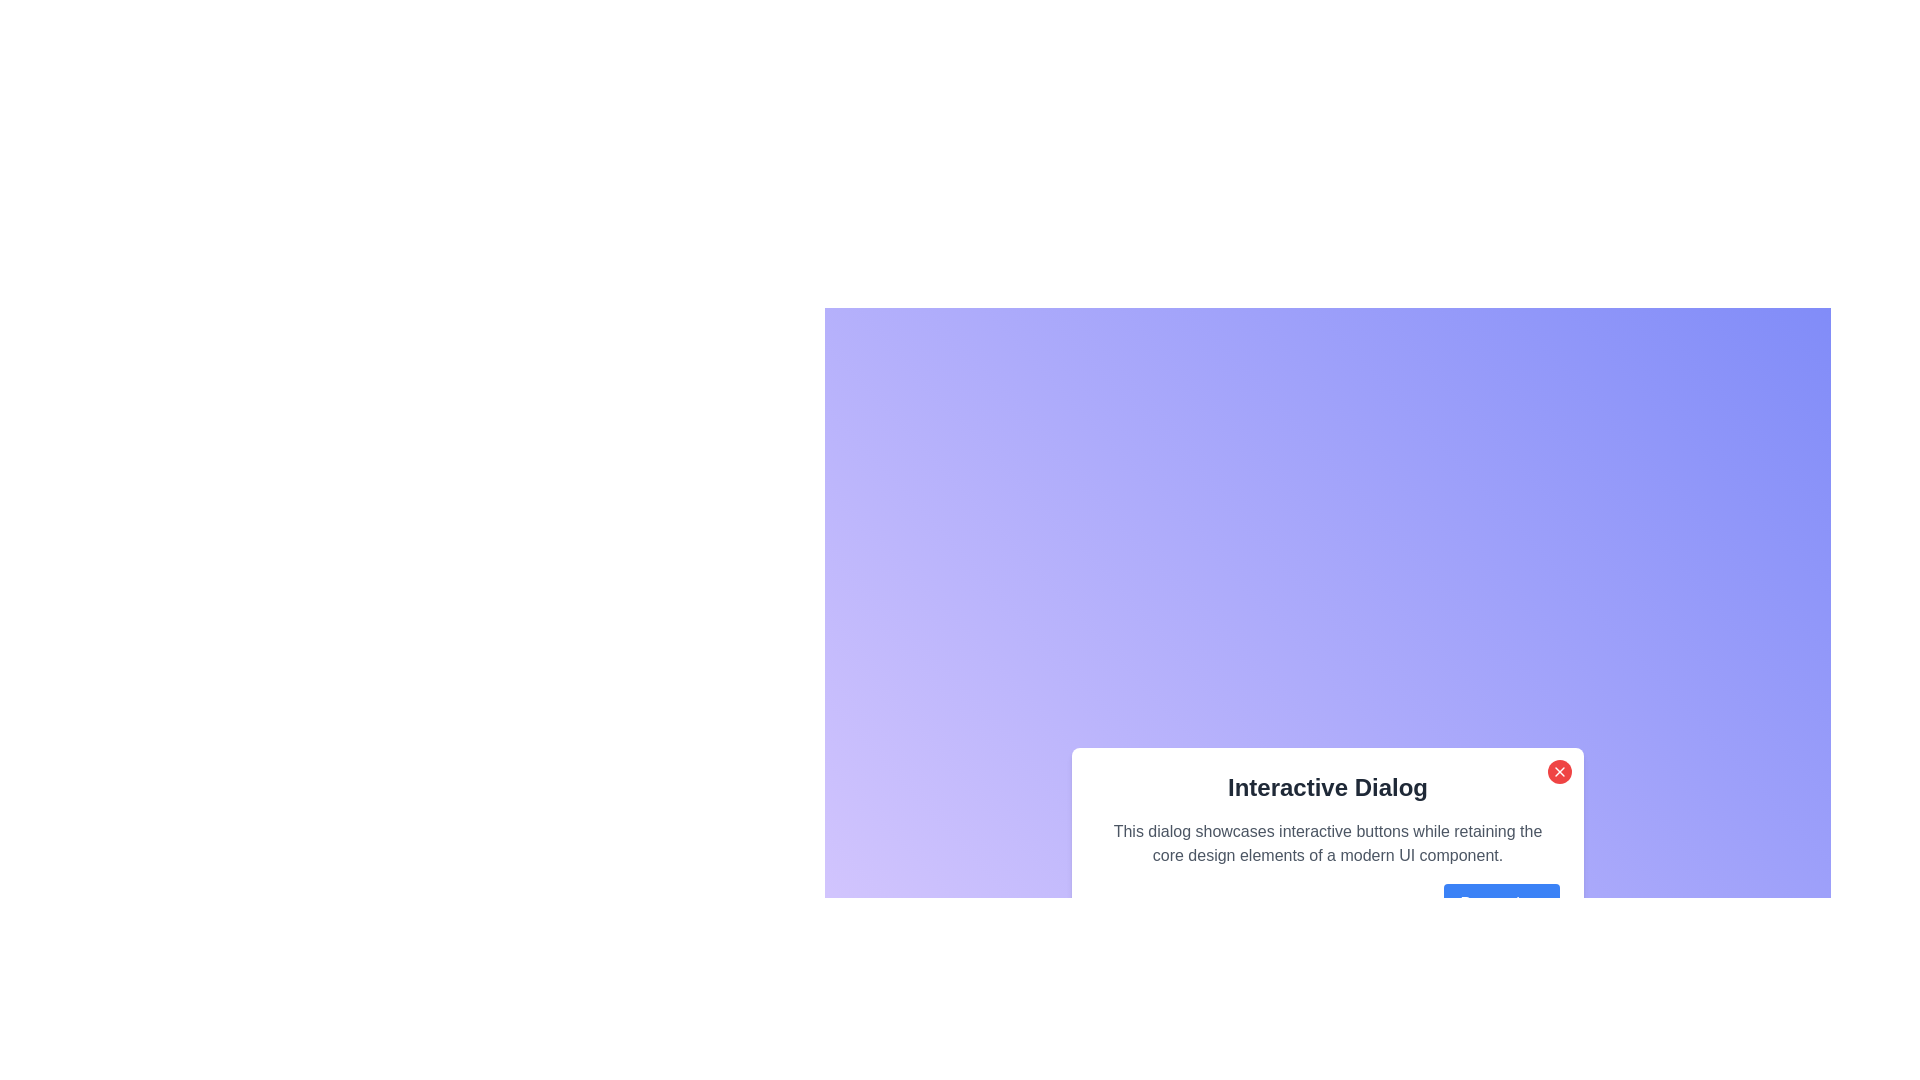 The image size is (1920, 1080). What do you see at coordinates (1328, 844) in the screenshot?
I see `the text block containing the message: 'This dialog showcases interactive buttons while retaining the core design elements of a modern UI component.' which is styled in gray font color and is centrally placed within the interface dialog box` at bounding box center [1328, 844].